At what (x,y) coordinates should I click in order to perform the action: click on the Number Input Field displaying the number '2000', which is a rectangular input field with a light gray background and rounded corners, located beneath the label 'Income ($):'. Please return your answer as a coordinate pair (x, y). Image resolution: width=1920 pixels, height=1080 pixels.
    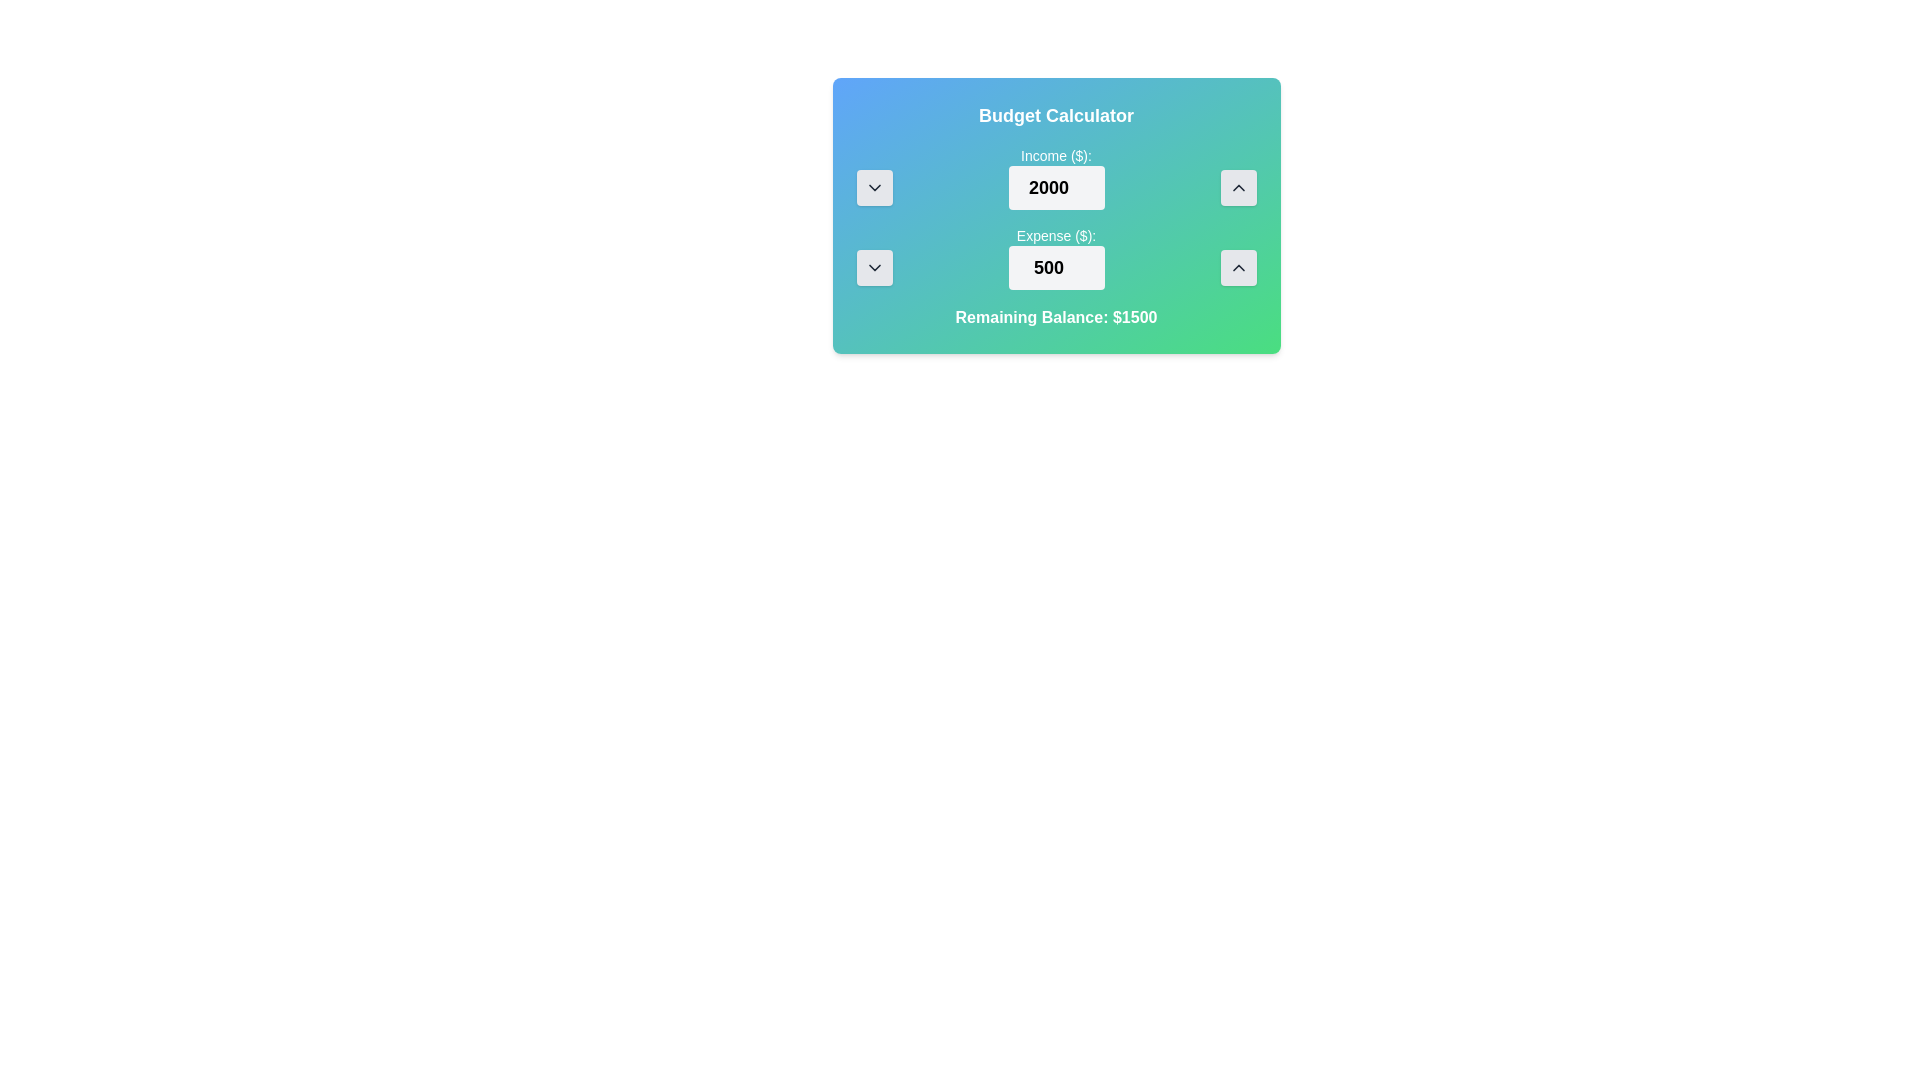
    Looking at the image, I should click on (1055, 188).